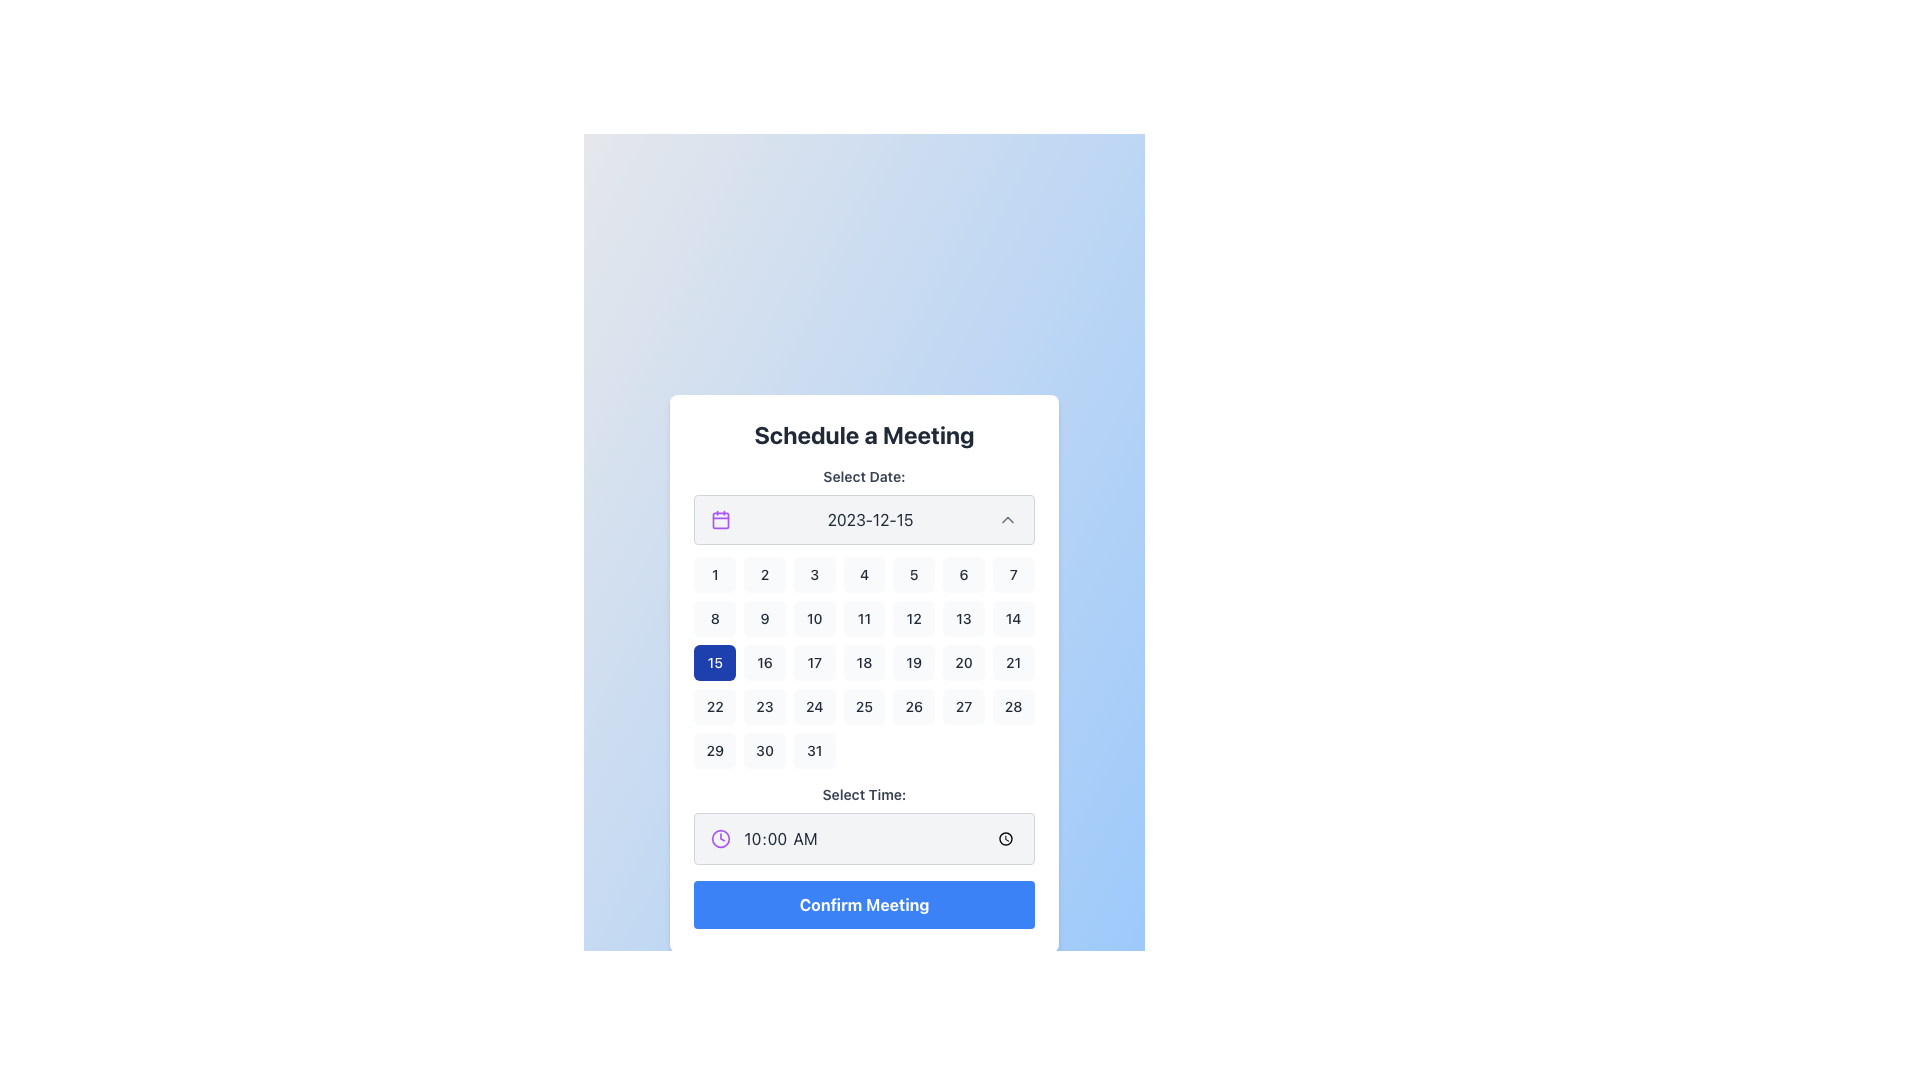 The image size is (1920, 1080). Describe the element at coordinates (763, 574) in the screenshot. I see `the button labeled '2' with a light gray background, located in the second column of the topmost row in the calendar grid layout` at that location.